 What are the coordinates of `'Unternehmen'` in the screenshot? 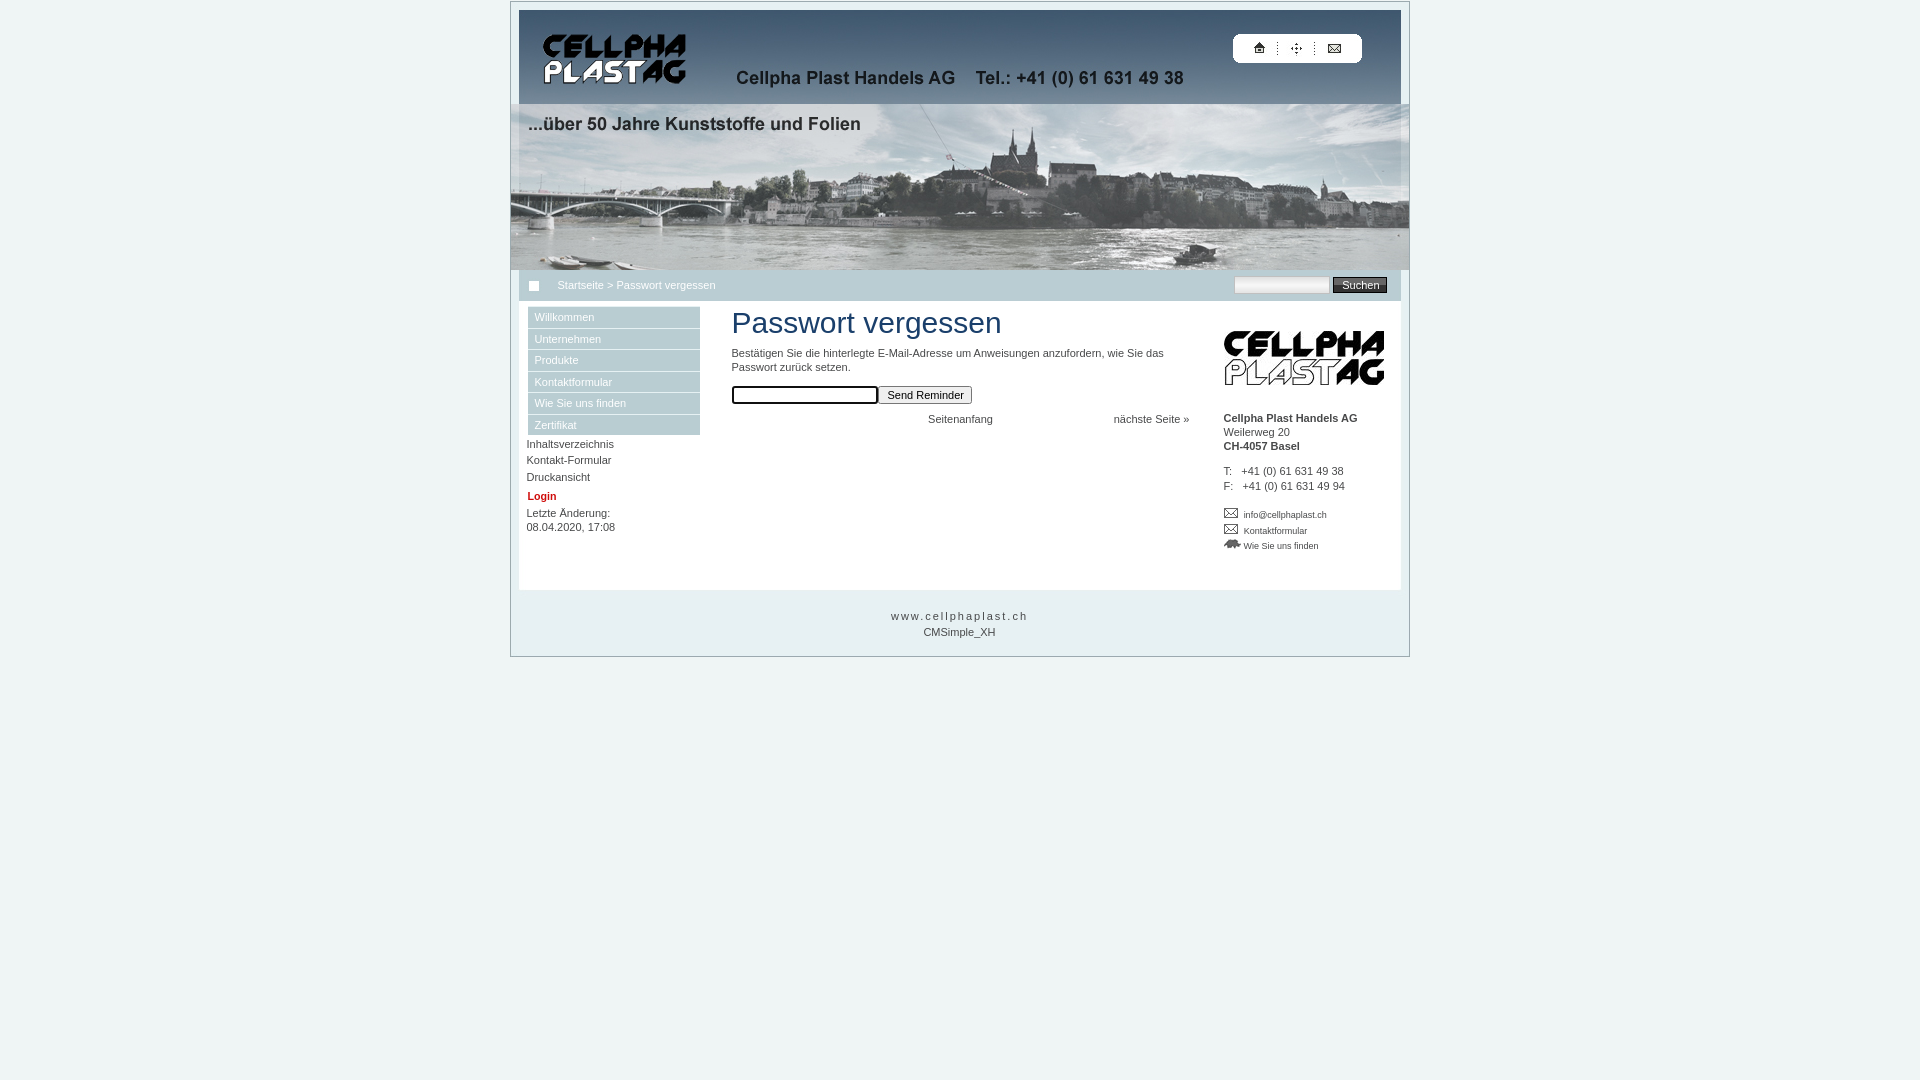 It's located at (613, 338).